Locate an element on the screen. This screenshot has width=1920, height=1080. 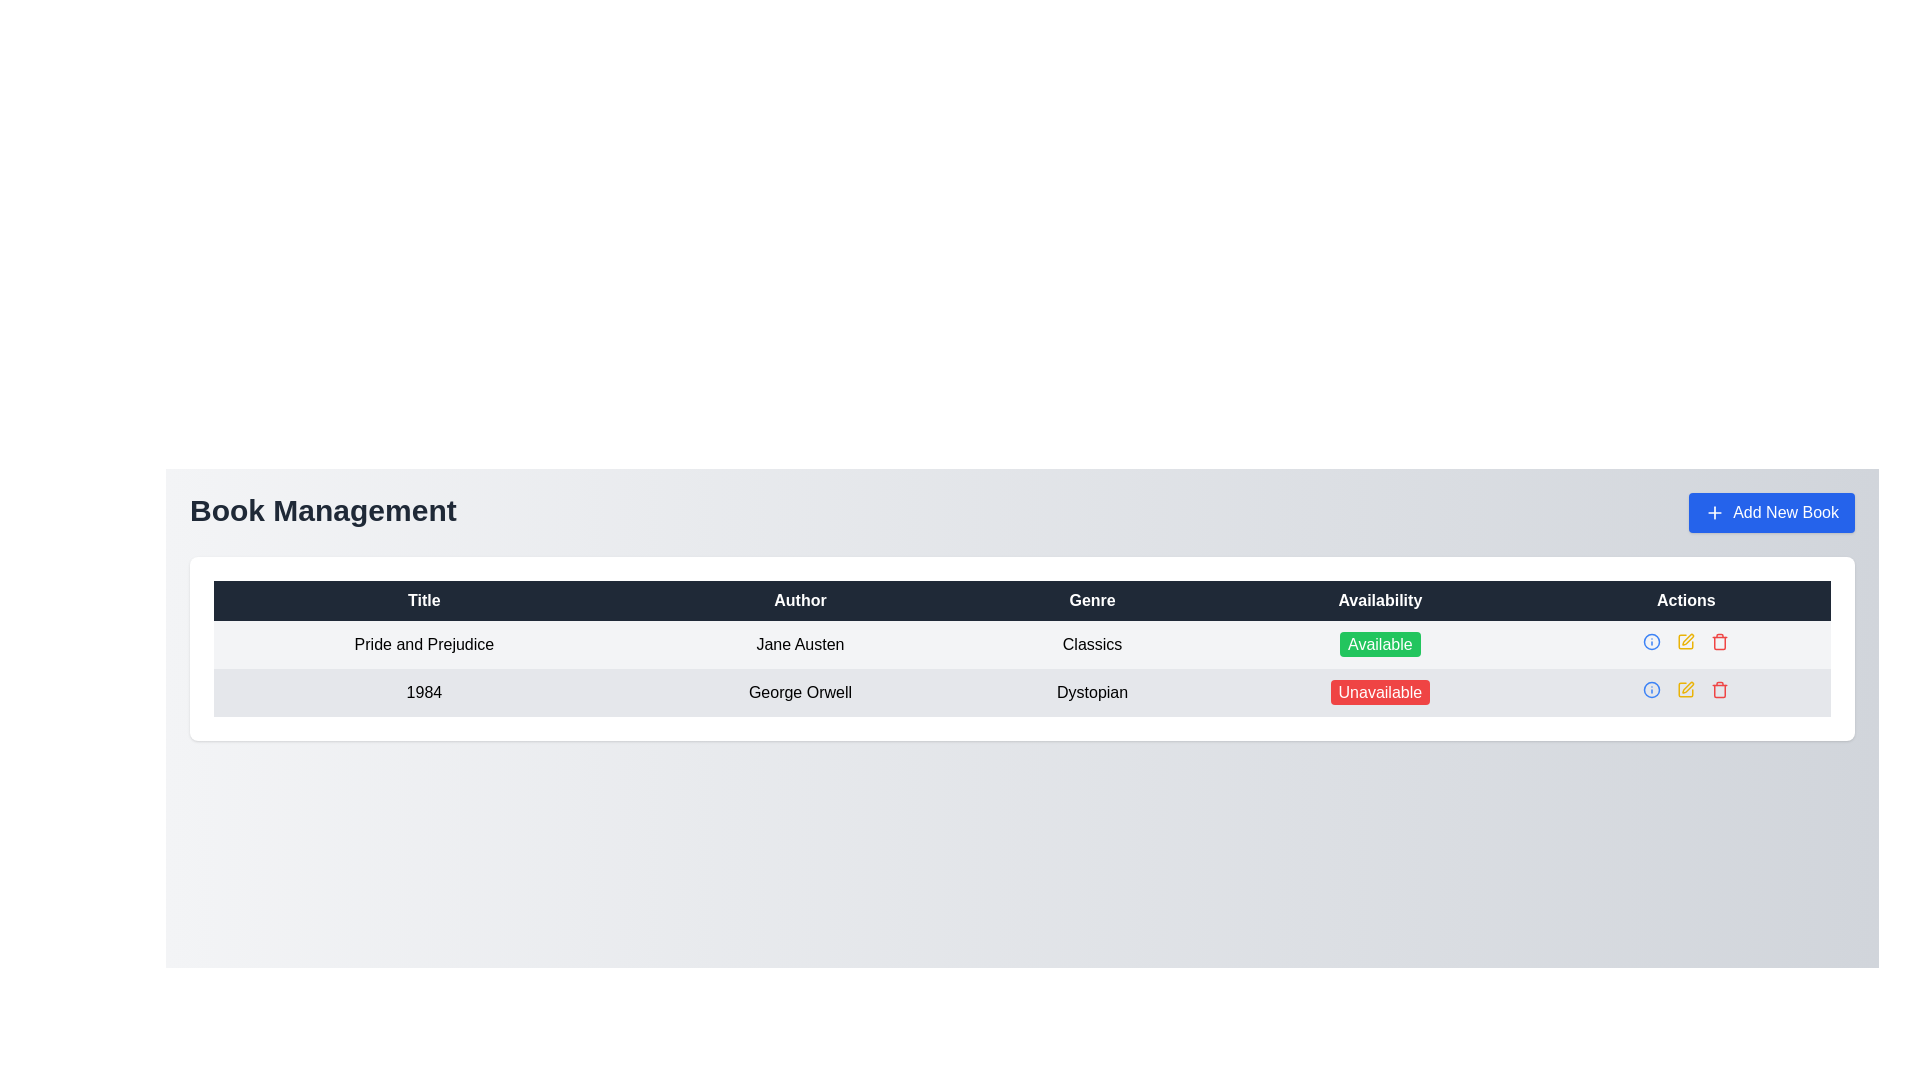
the yellow pencil icon with a dotted border in the 'Actions' column of the second row to initiate editing for the item '1984' is located at coordinates (1685, 641).